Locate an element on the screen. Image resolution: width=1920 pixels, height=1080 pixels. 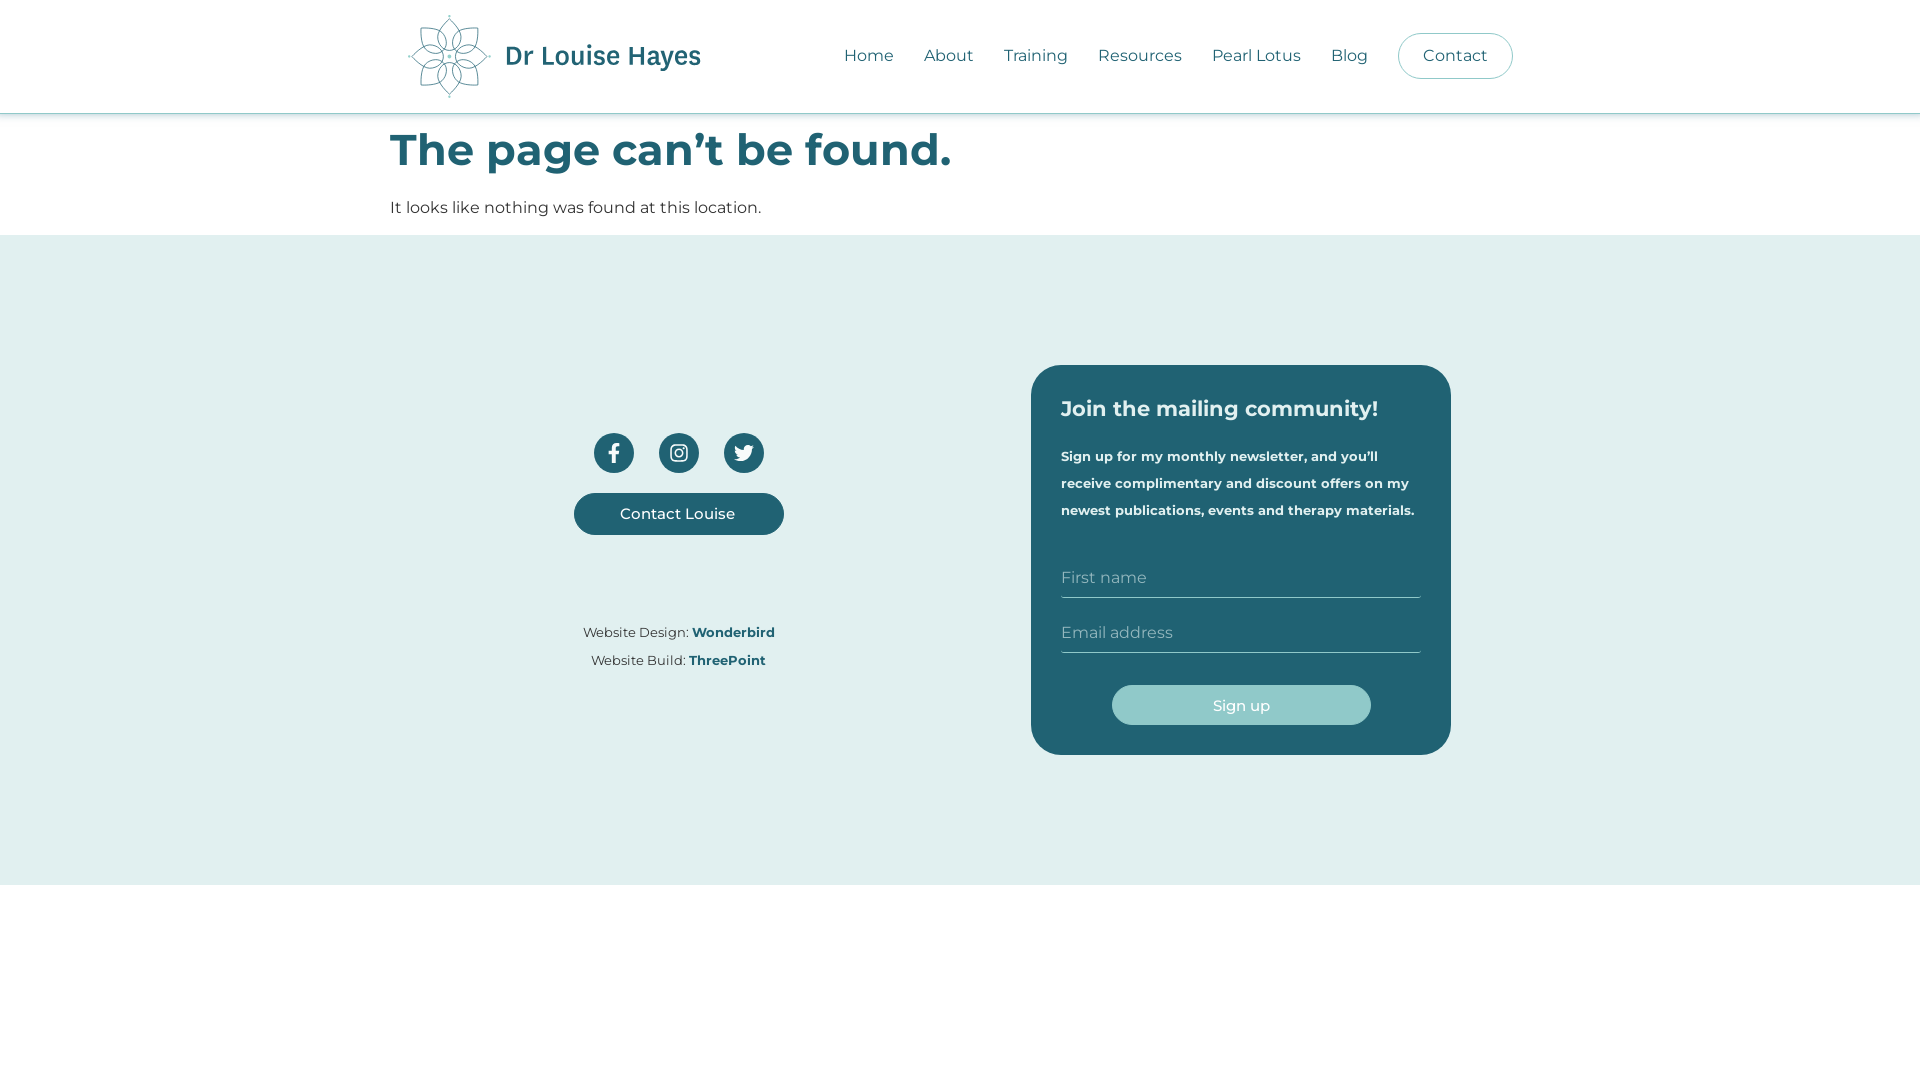
'Contact Louise' is located at coordinates (678, 513).